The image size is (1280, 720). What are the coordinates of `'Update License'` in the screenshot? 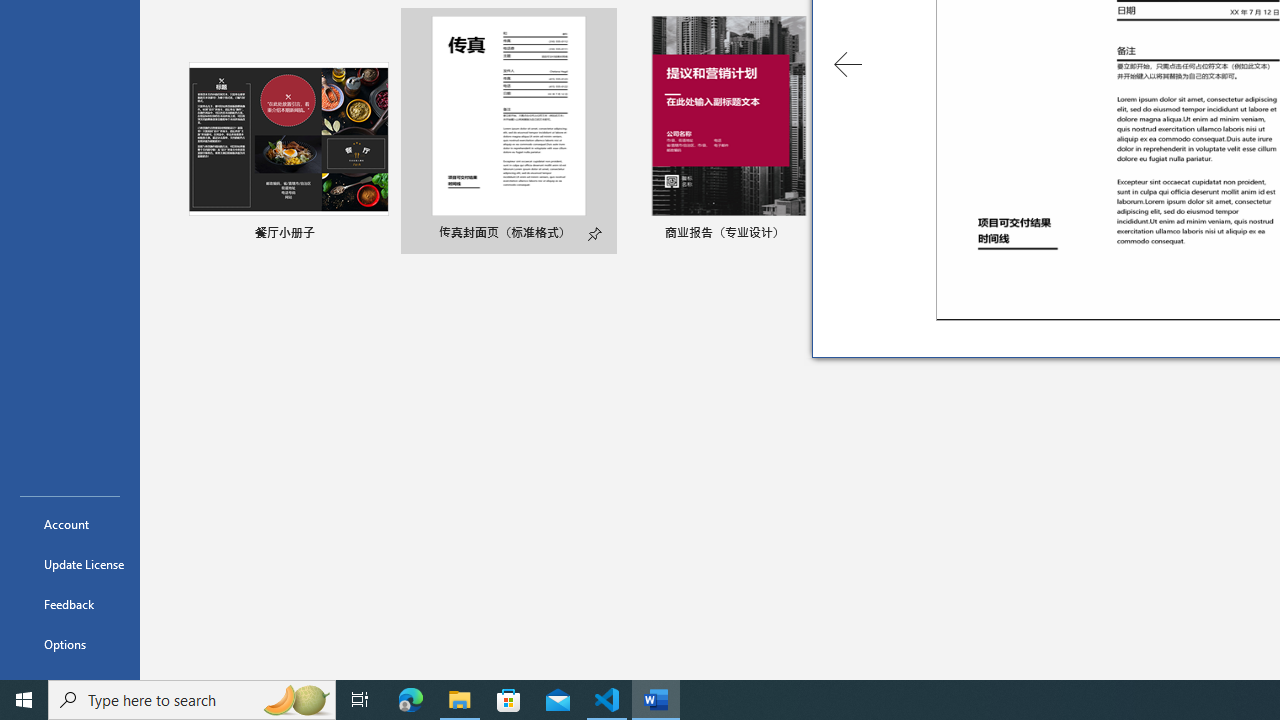 It's located at (69, 564).